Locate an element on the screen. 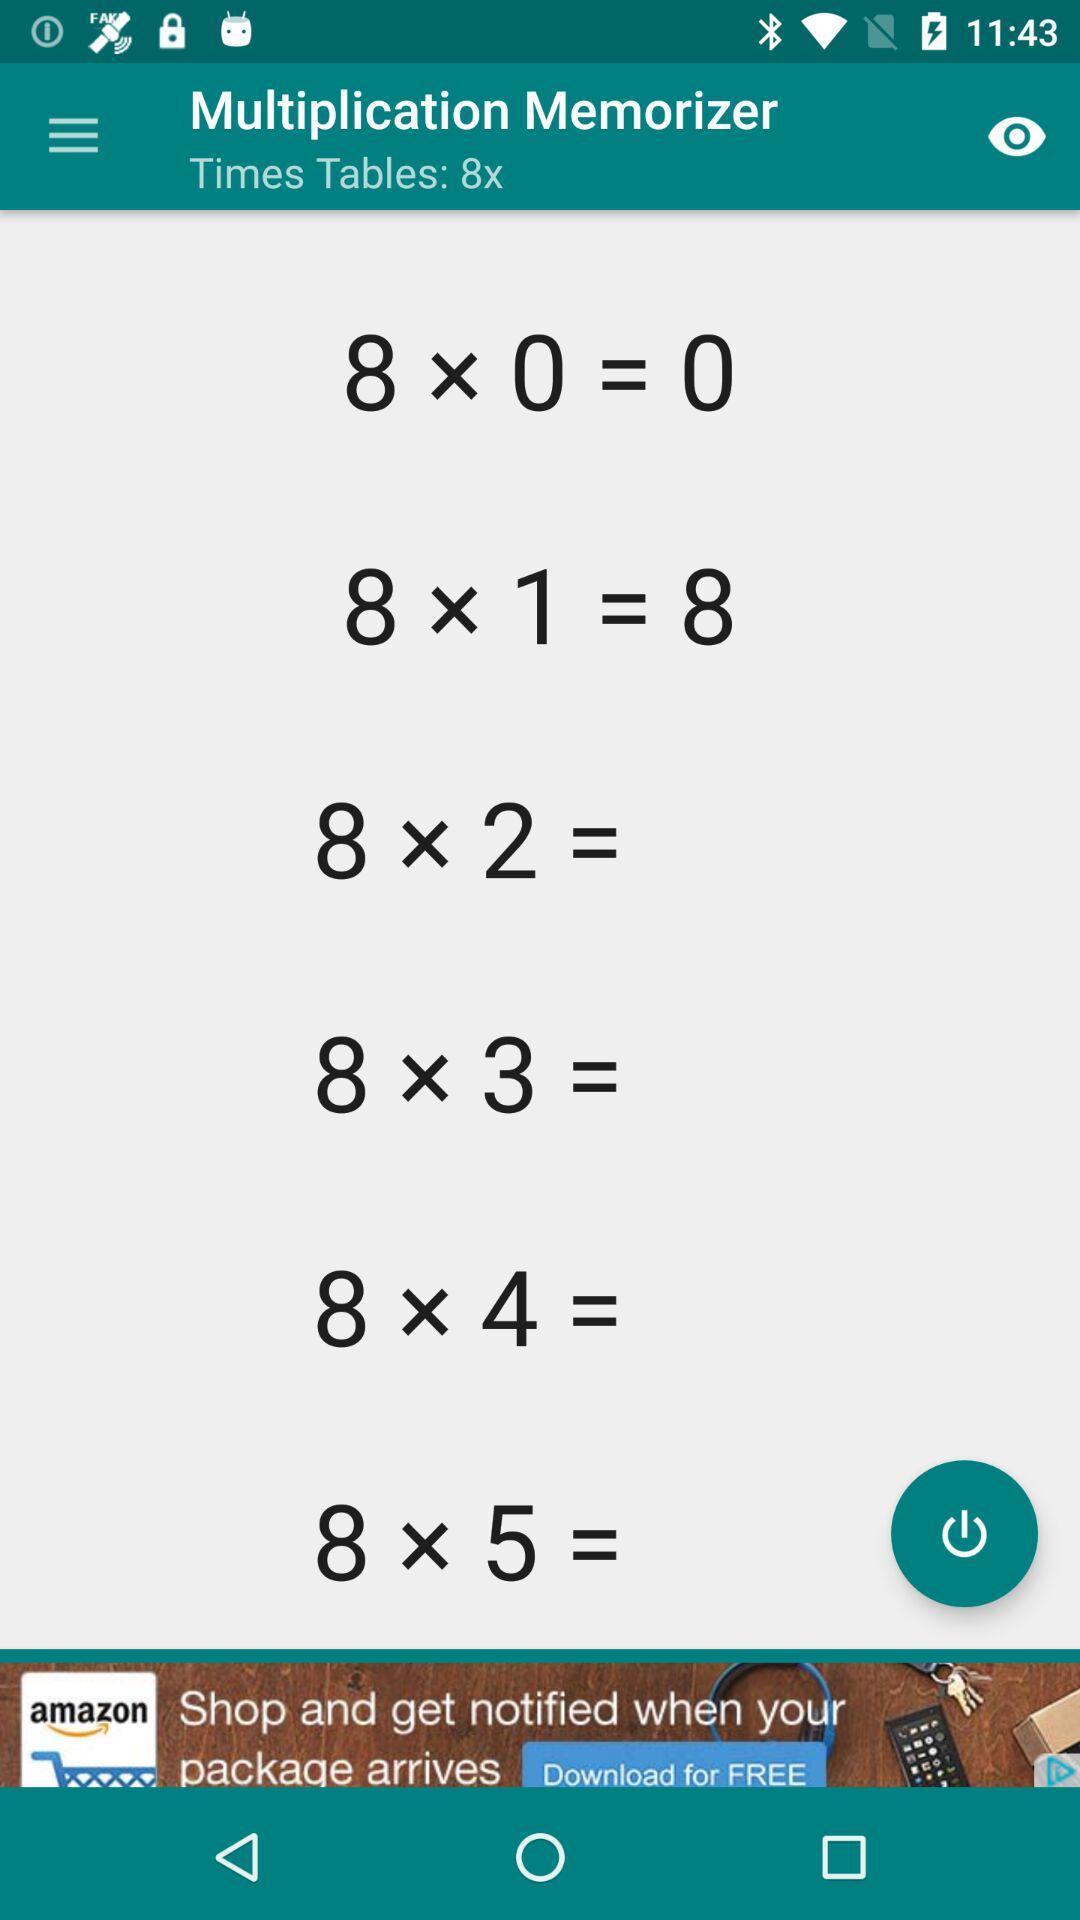  switch off is located at coordinates (963, 1532).